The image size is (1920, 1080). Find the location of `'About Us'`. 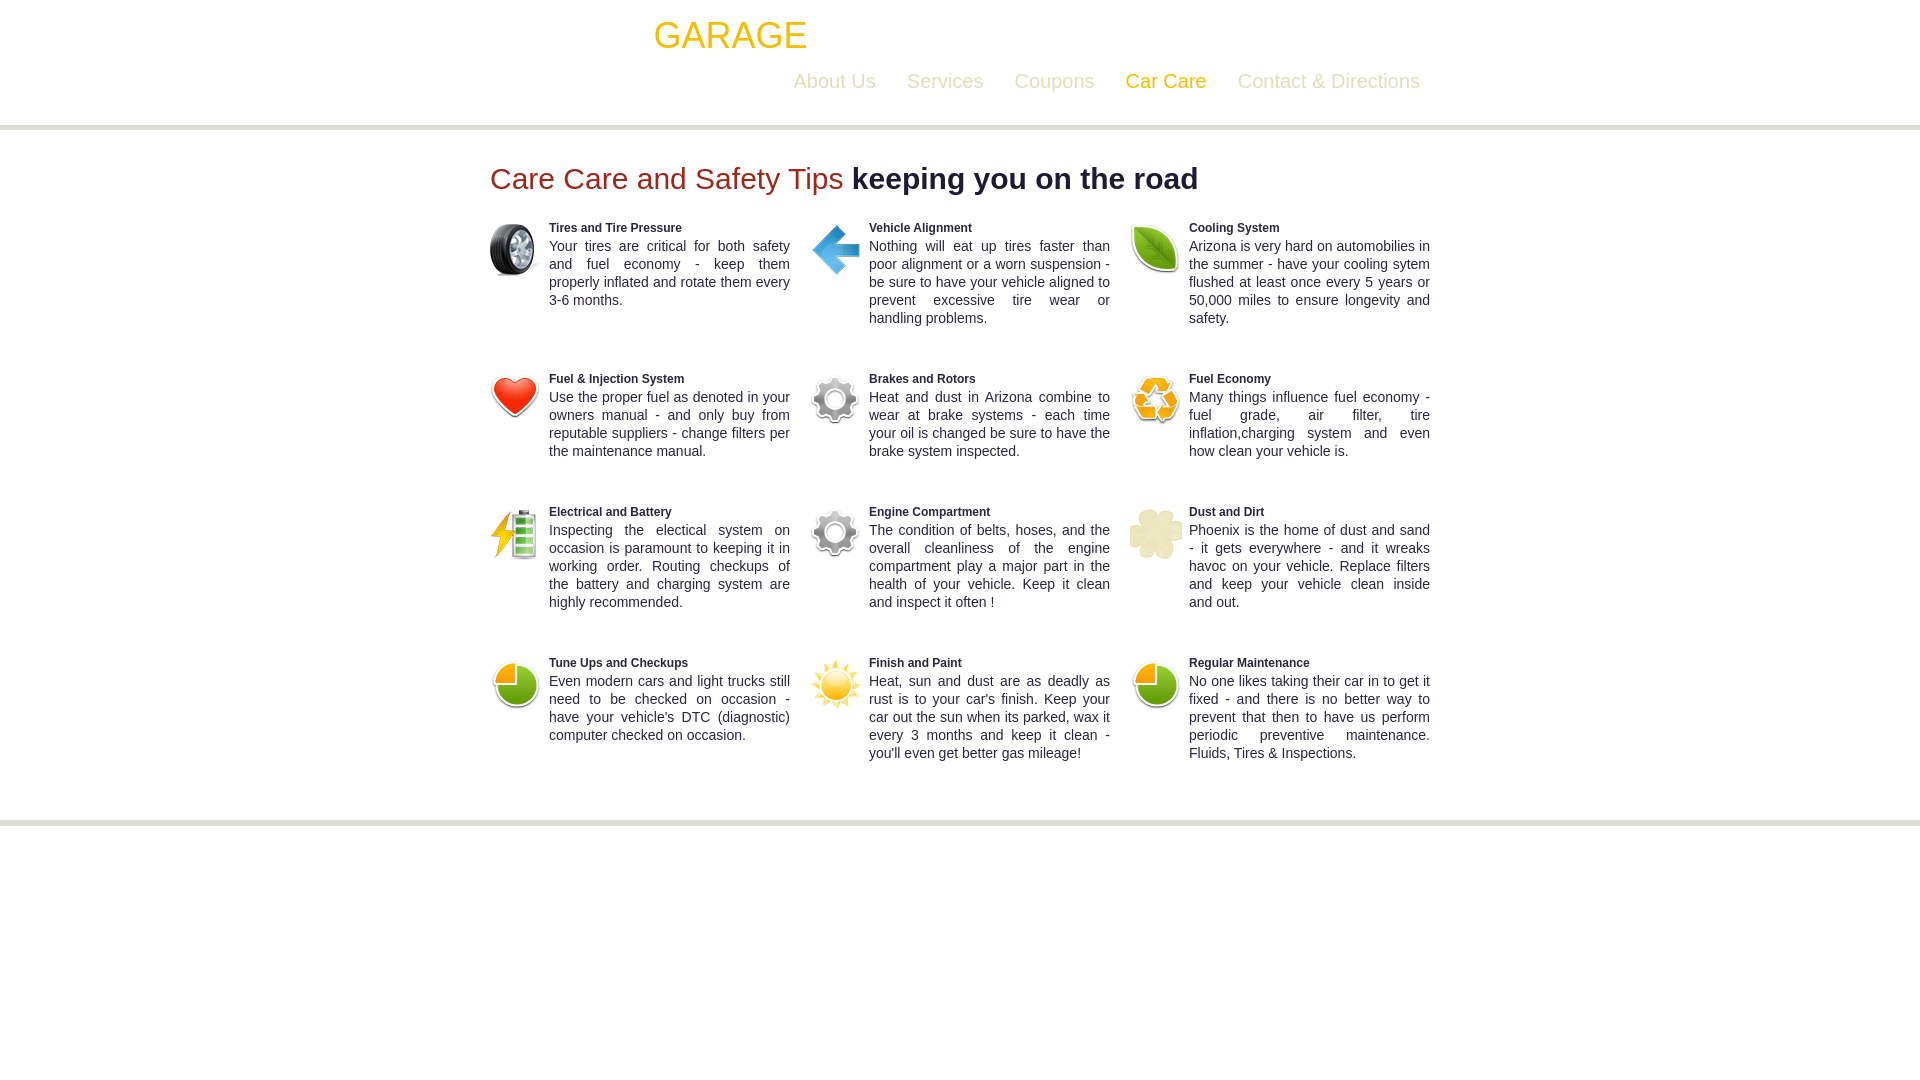

'About Us' is located at coordinates (792, 80).